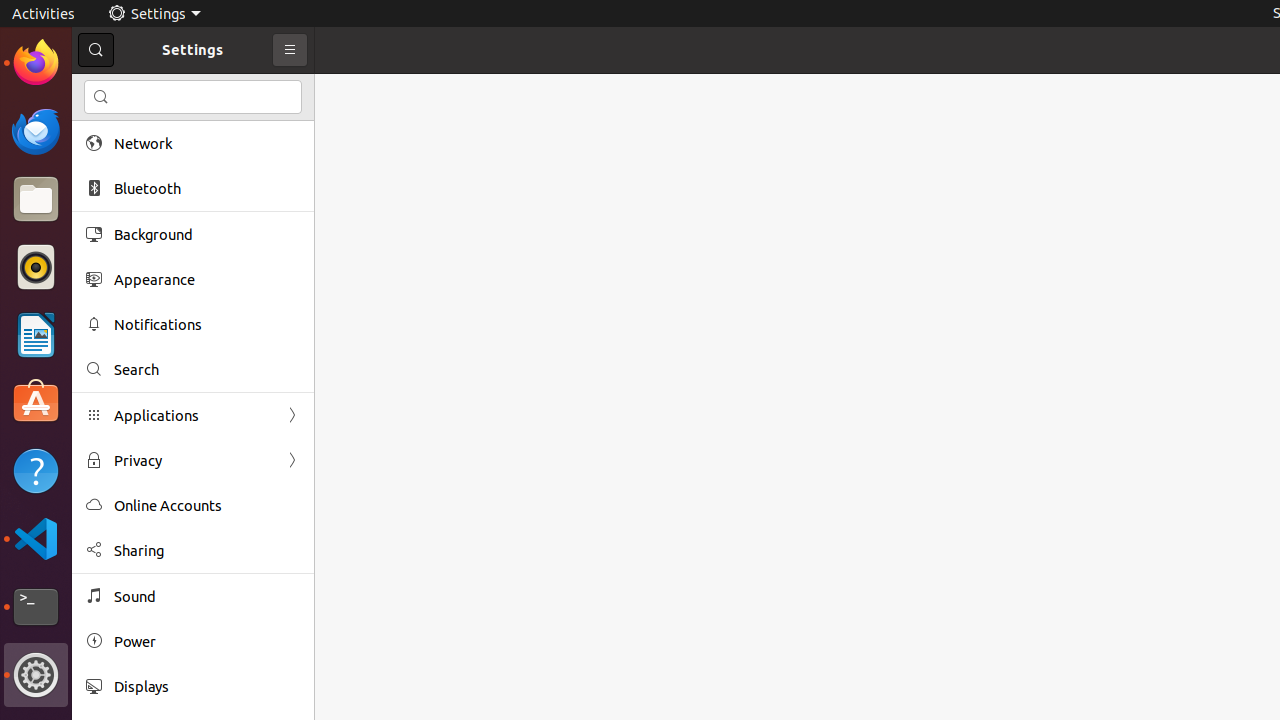  Describe the element at coordinates (35, 61) in the screenshot. I see `'Firefox Web Browser'` at that location.